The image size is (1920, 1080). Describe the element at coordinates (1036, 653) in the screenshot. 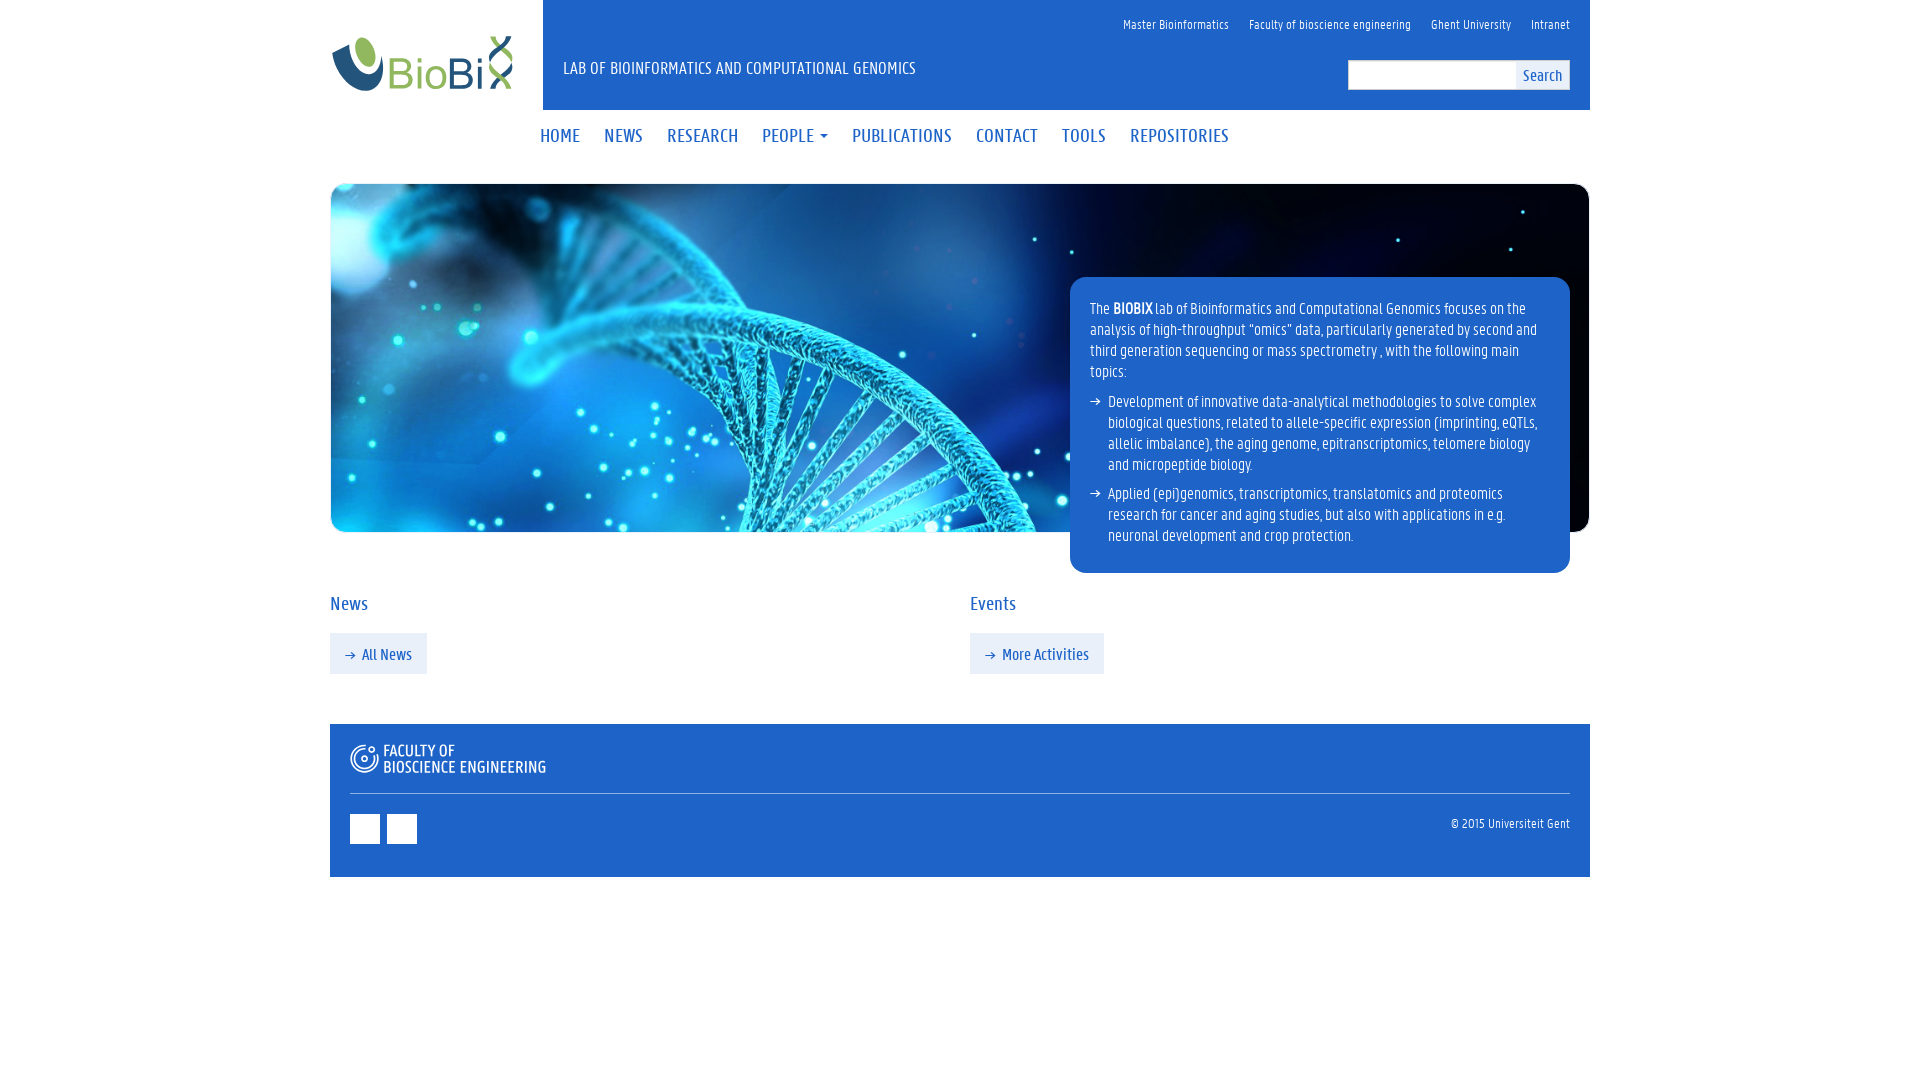

I see `'More Activities'` at that location.